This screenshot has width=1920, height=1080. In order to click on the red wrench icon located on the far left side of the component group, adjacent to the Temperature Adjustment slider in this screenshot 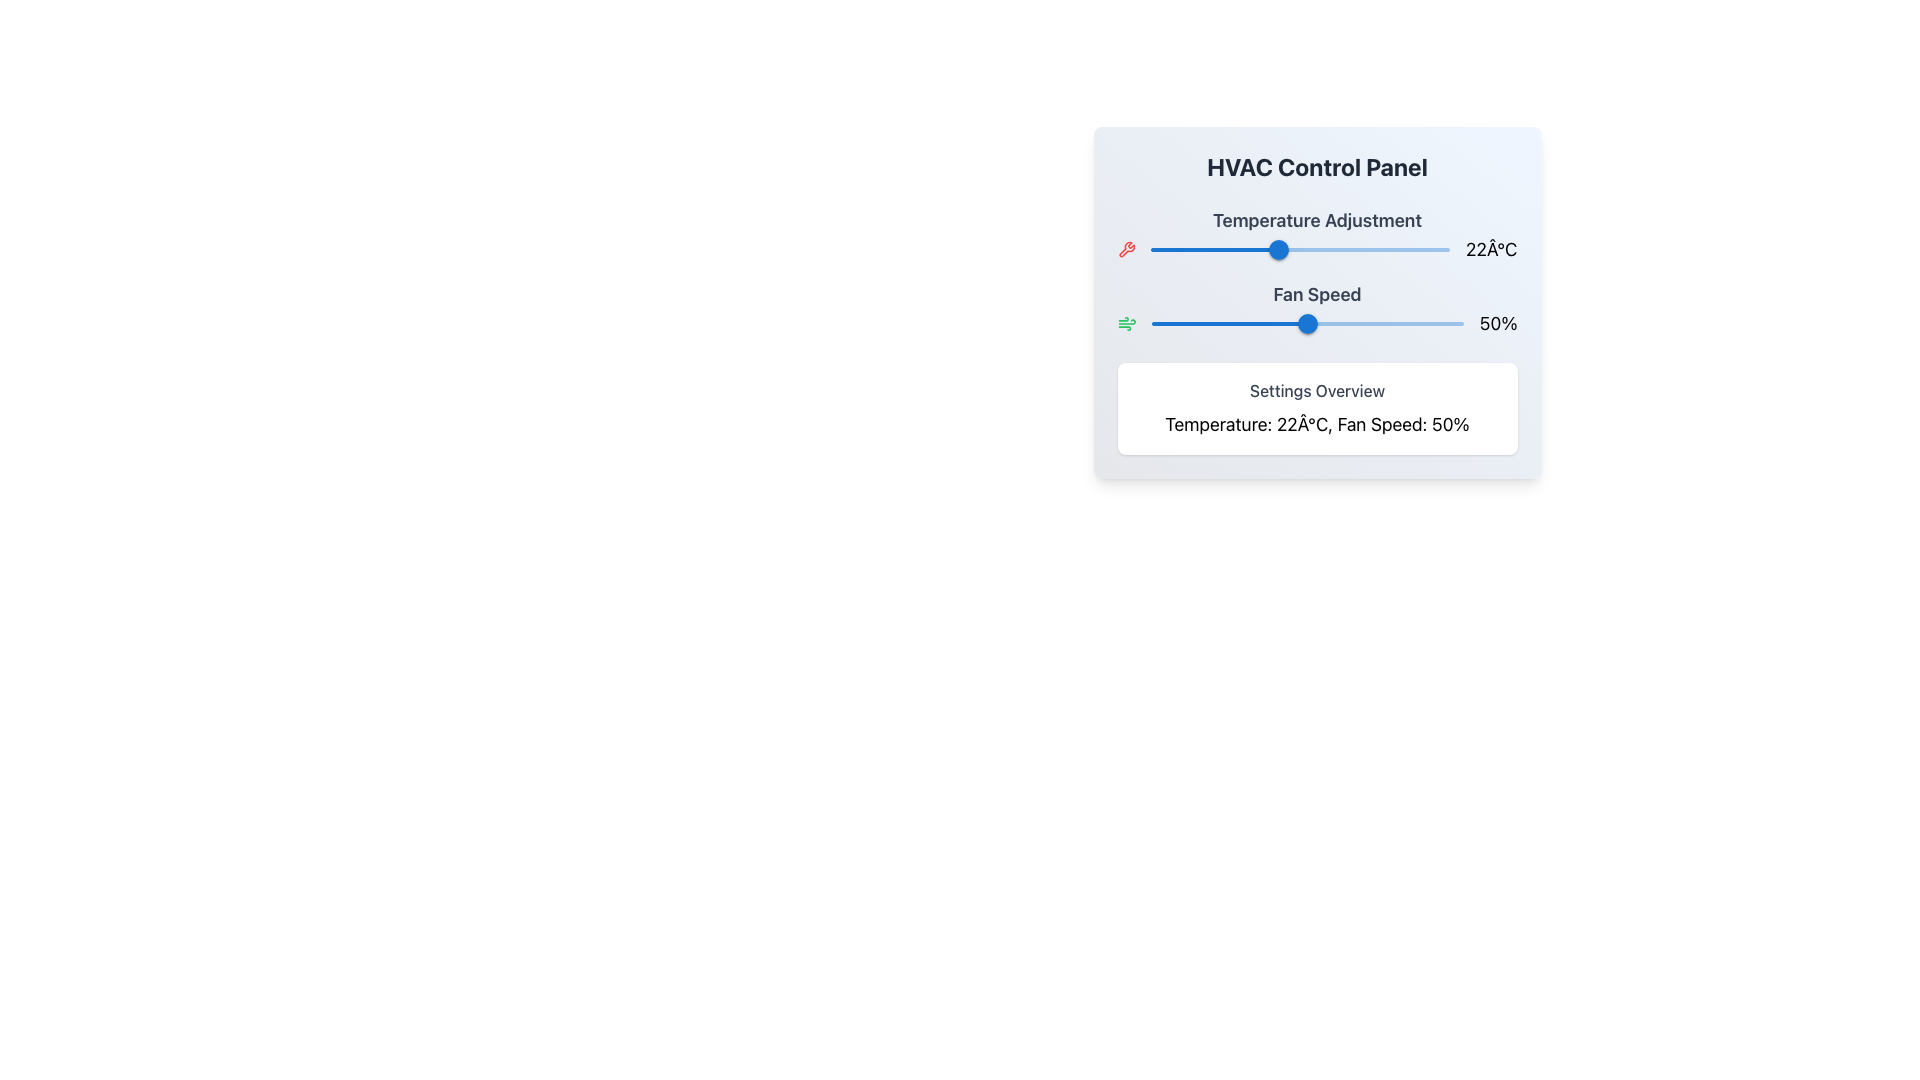, I will do `click(1126, 249)`.